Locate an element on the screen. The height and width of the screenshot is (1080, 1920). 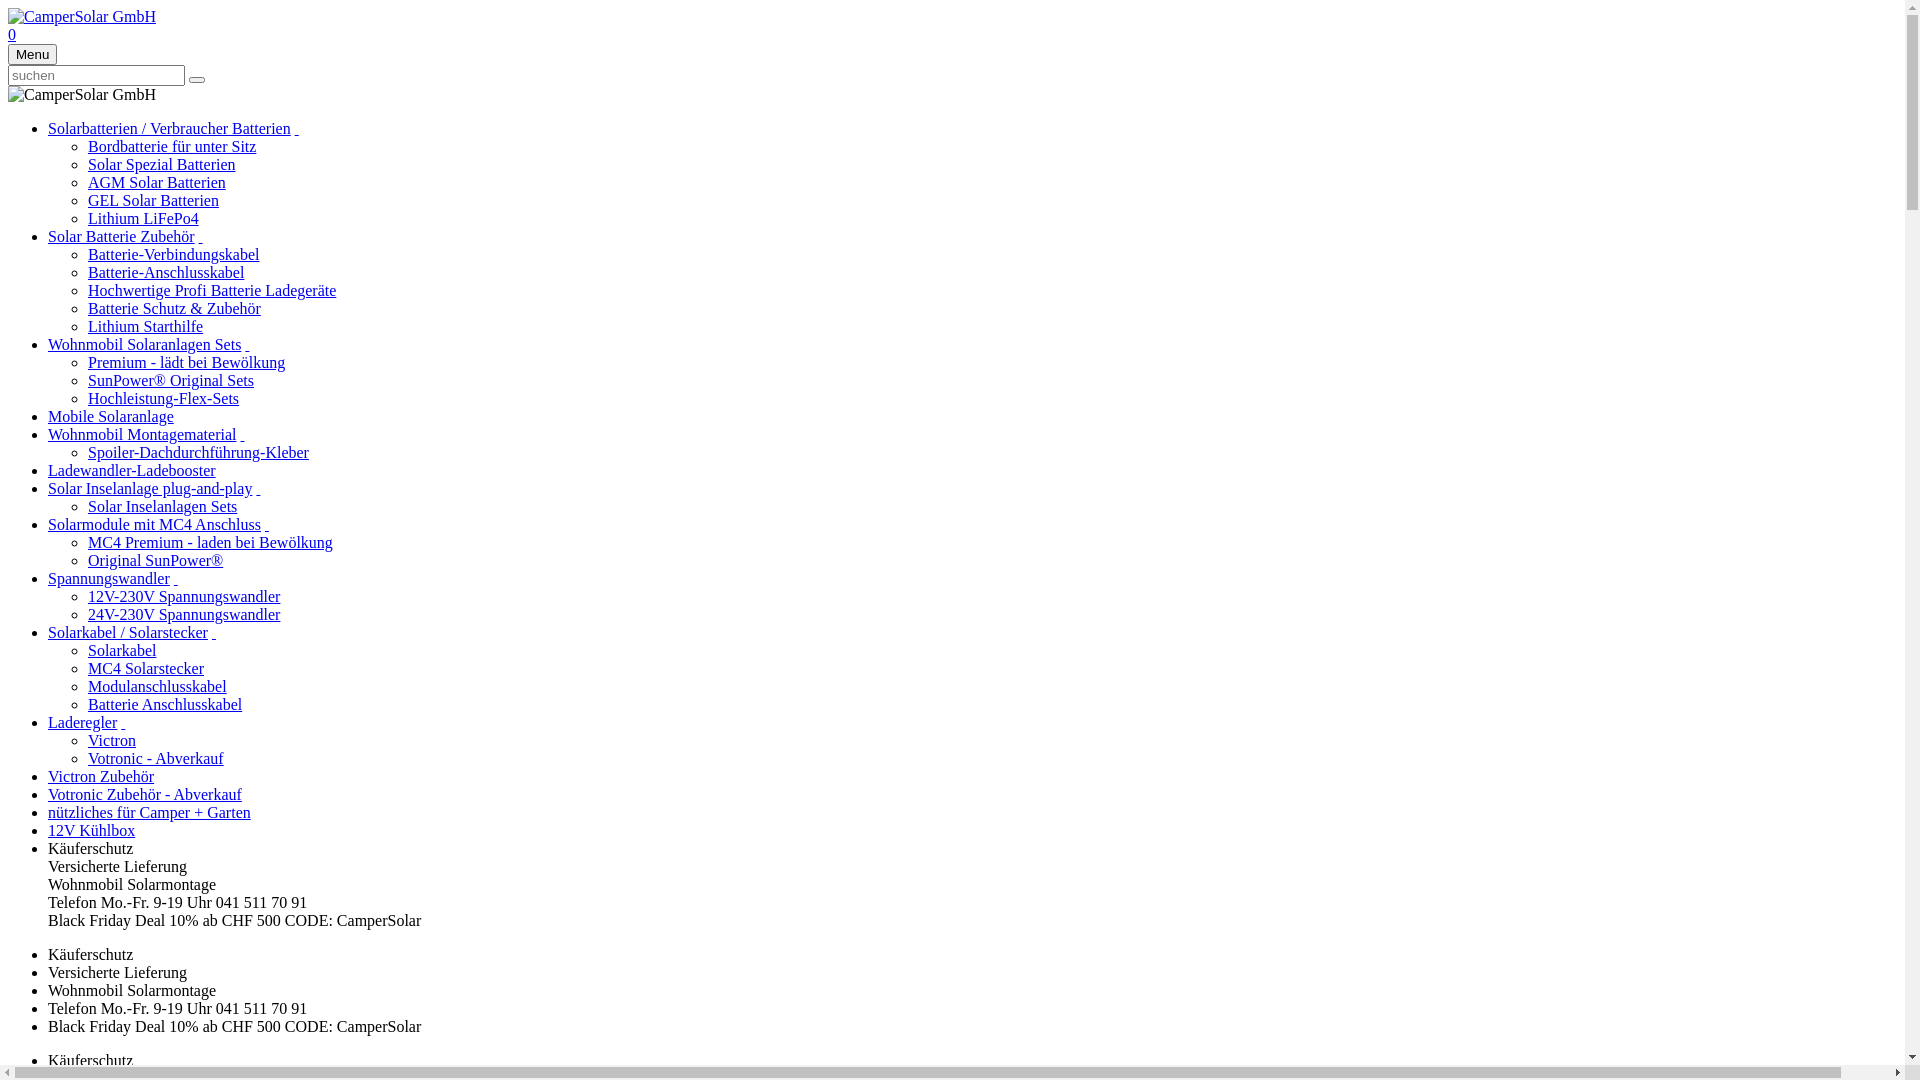
'Laderegler' is located at coordinates (81, 722).